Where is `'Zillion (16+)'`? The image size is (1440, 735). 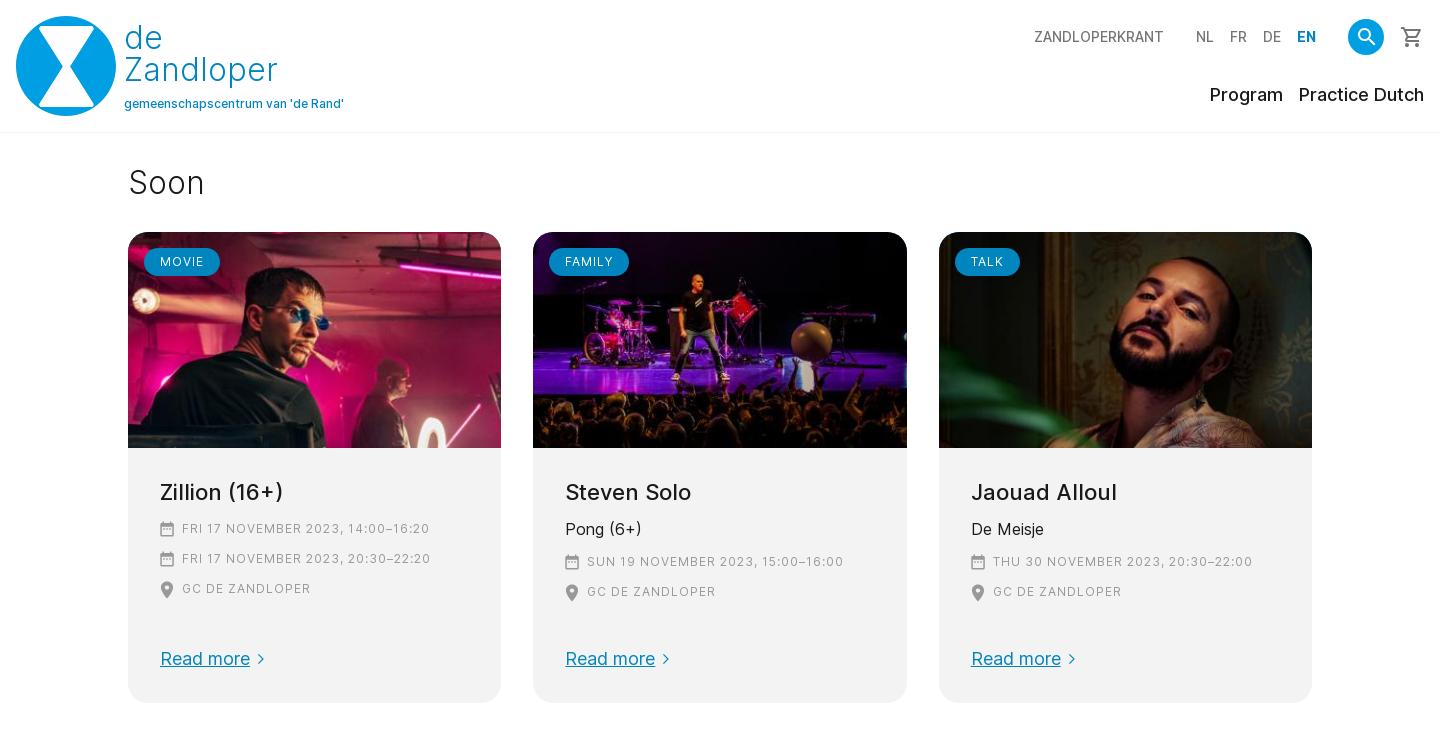 'Zillion (16+)' is located at coordinates (222, 492).